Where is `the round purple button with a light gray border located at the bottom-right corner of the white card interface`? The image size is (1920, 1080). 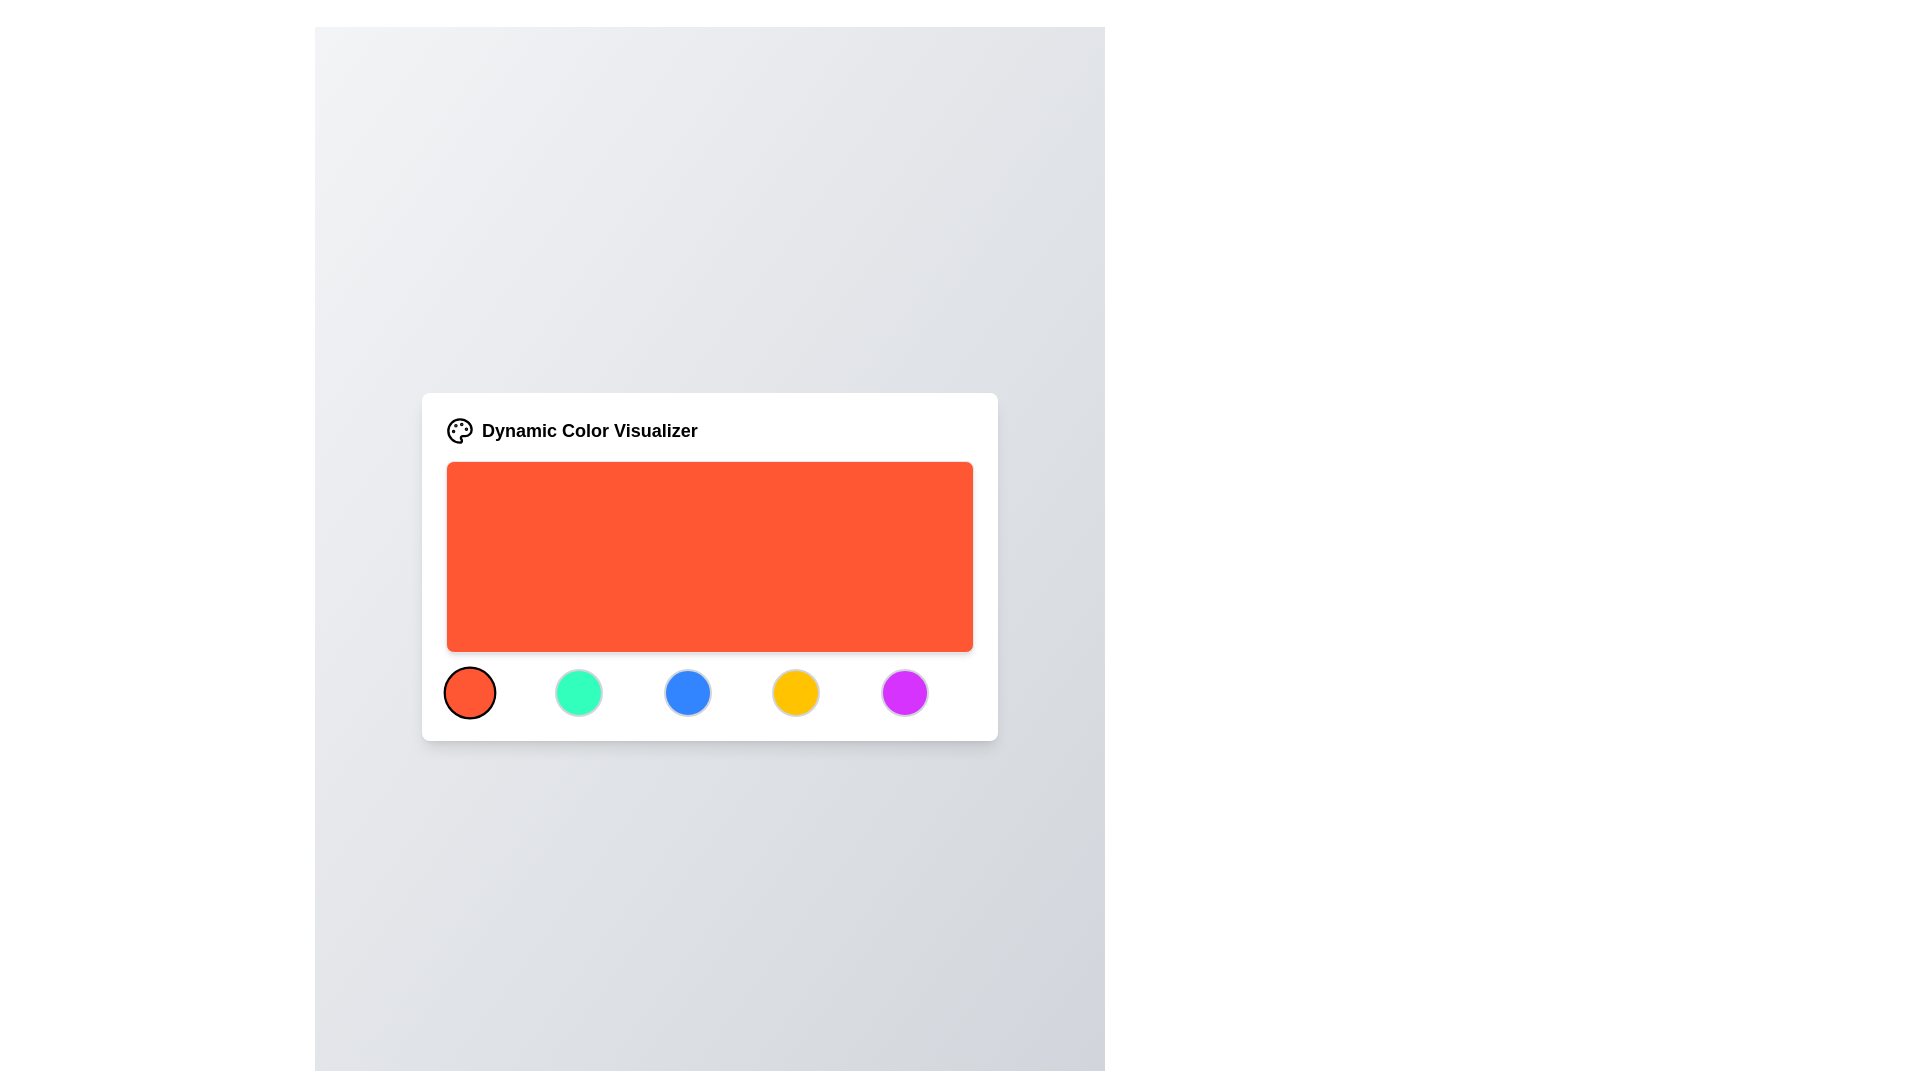 the round purple button with a light gray border located at the bottom-right corner of the white card interface is located at coordinates (904, 692).